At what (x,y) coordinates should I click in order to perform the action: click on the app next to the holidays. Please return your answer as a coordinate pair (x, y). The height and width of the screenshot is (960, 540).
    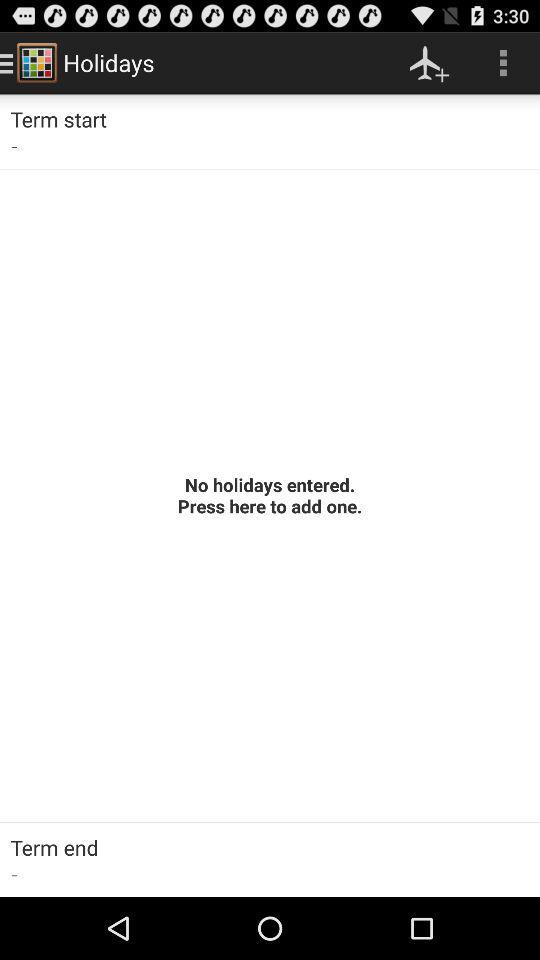
    Looking at the image, I should click on (428, 62).